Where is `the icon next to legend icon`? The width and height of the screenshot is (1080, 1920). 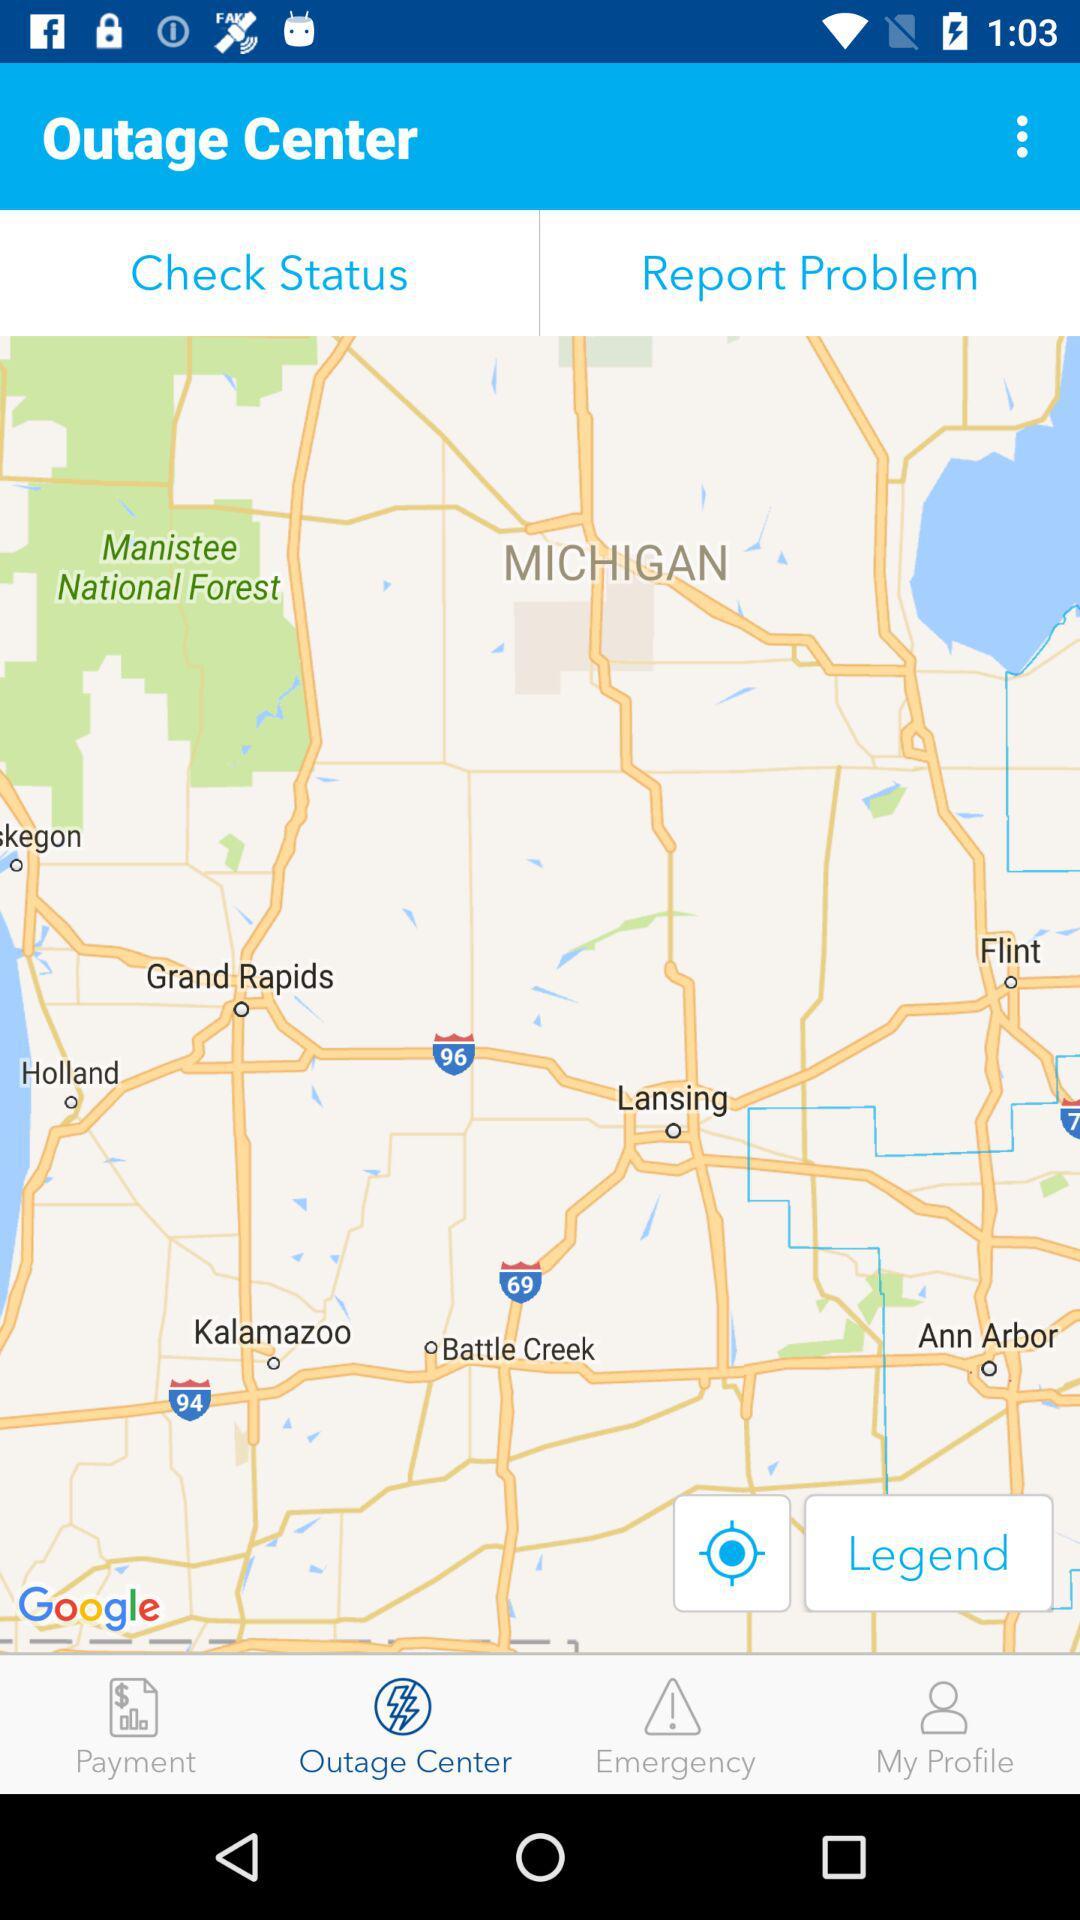 the icon next to legend icon is located at coordinates (732, 1552).